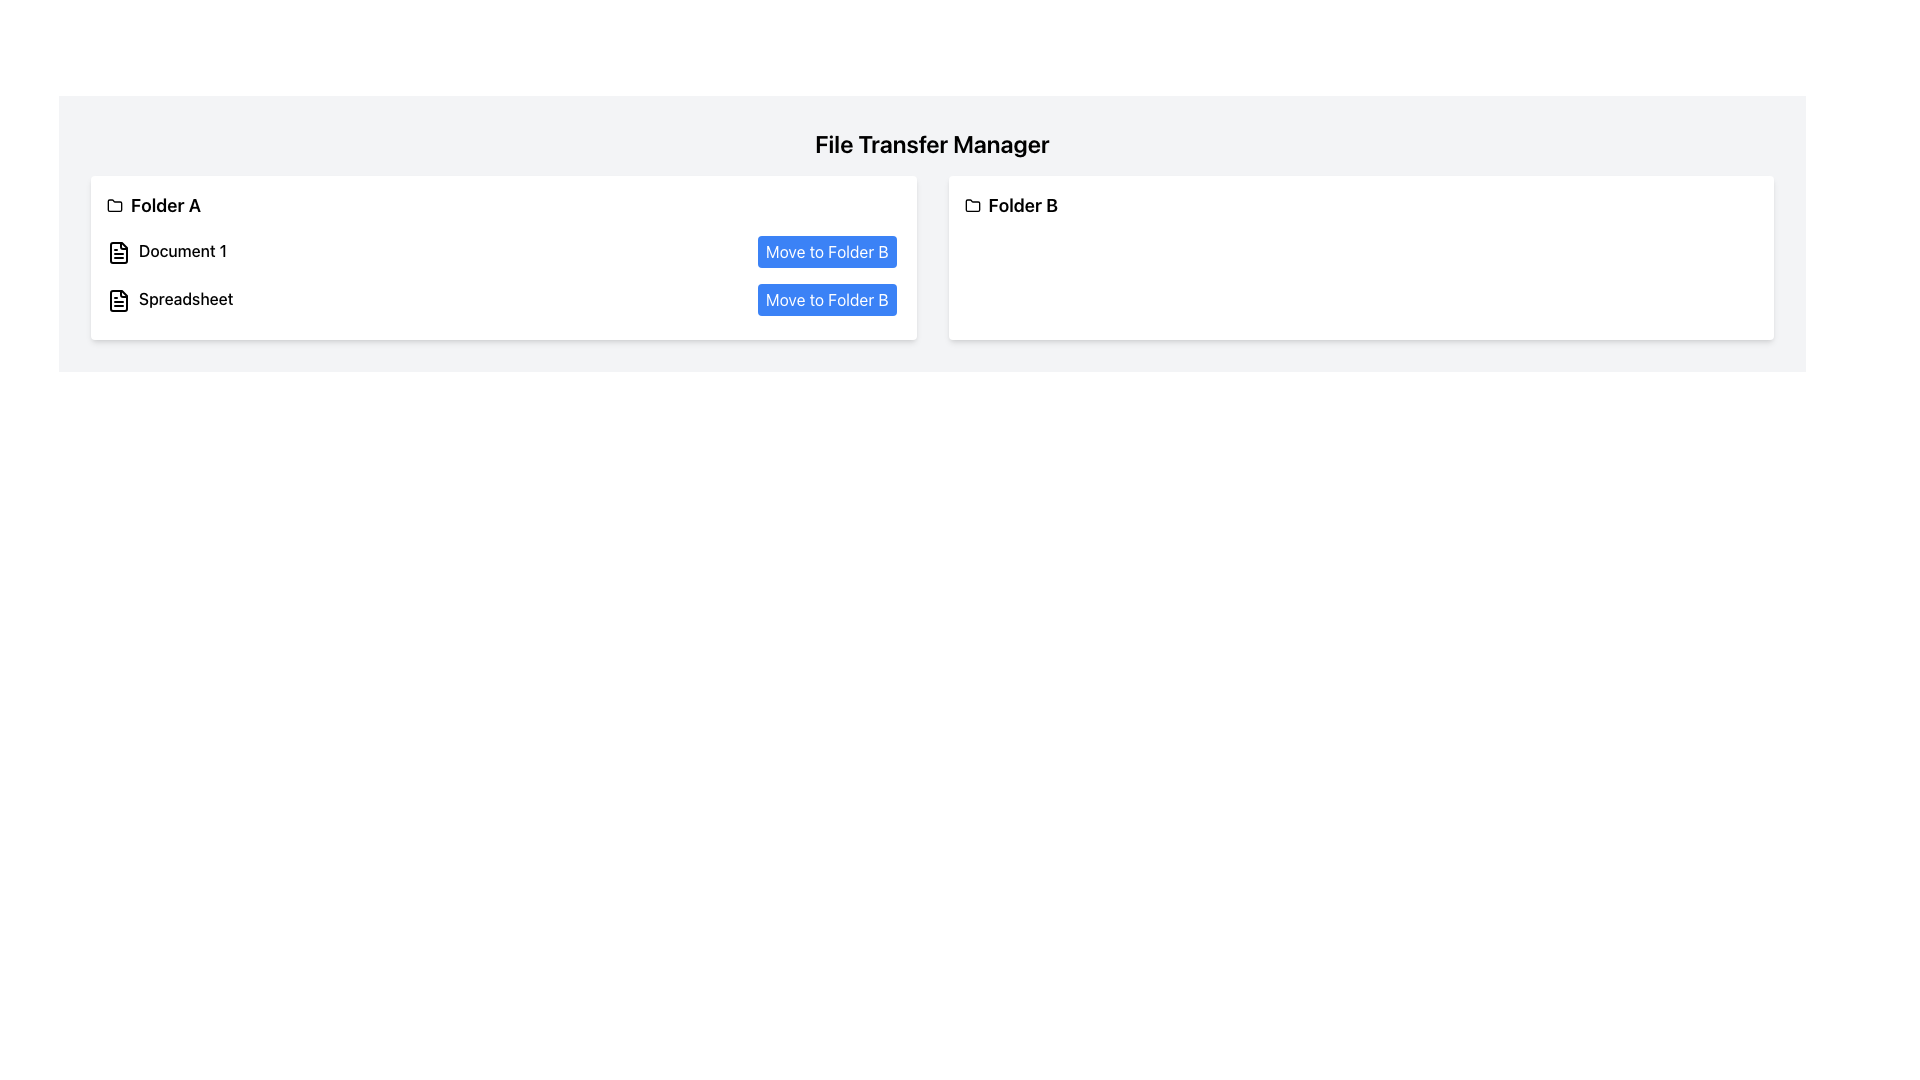 The image size is (1920, 1080). I want to click on the folder icon associated with 'Folder A', so click(114, 205).